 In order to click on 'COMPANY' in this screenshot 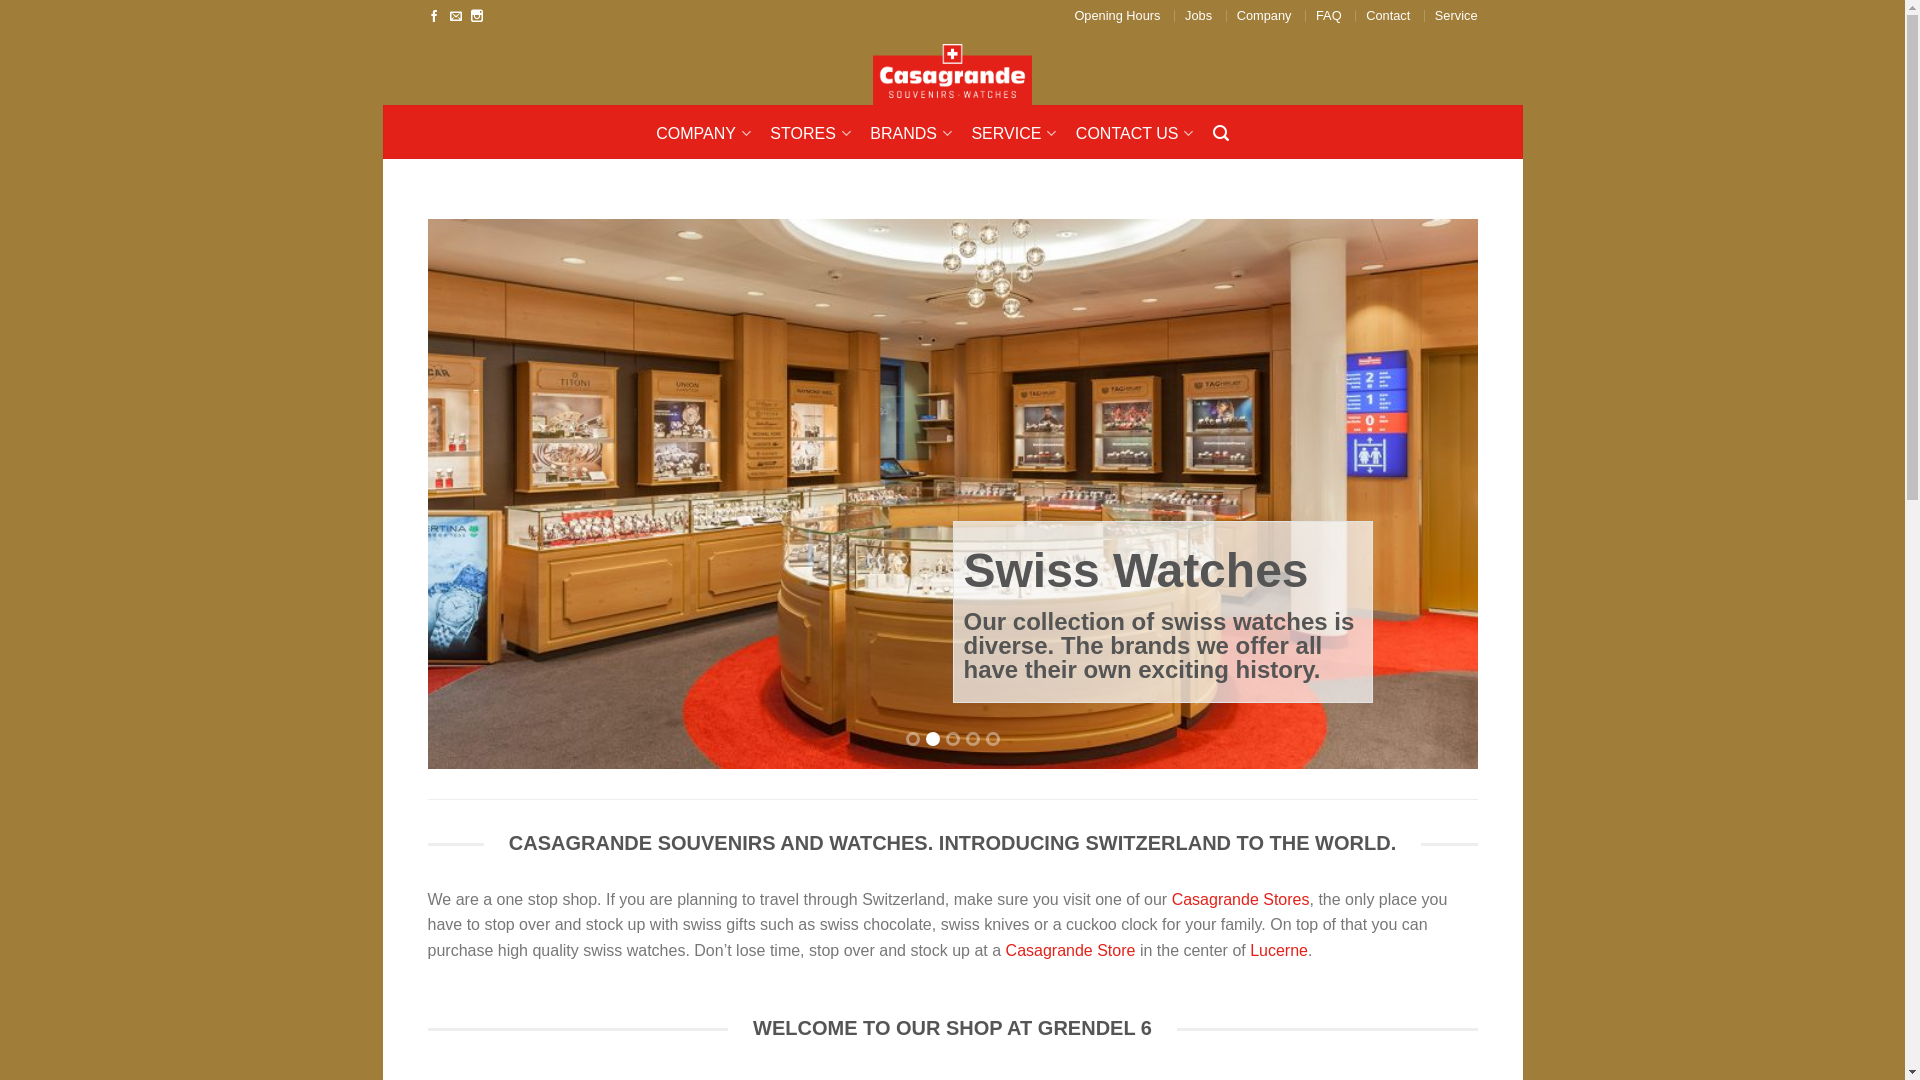, I will do `click(710, 133)`.